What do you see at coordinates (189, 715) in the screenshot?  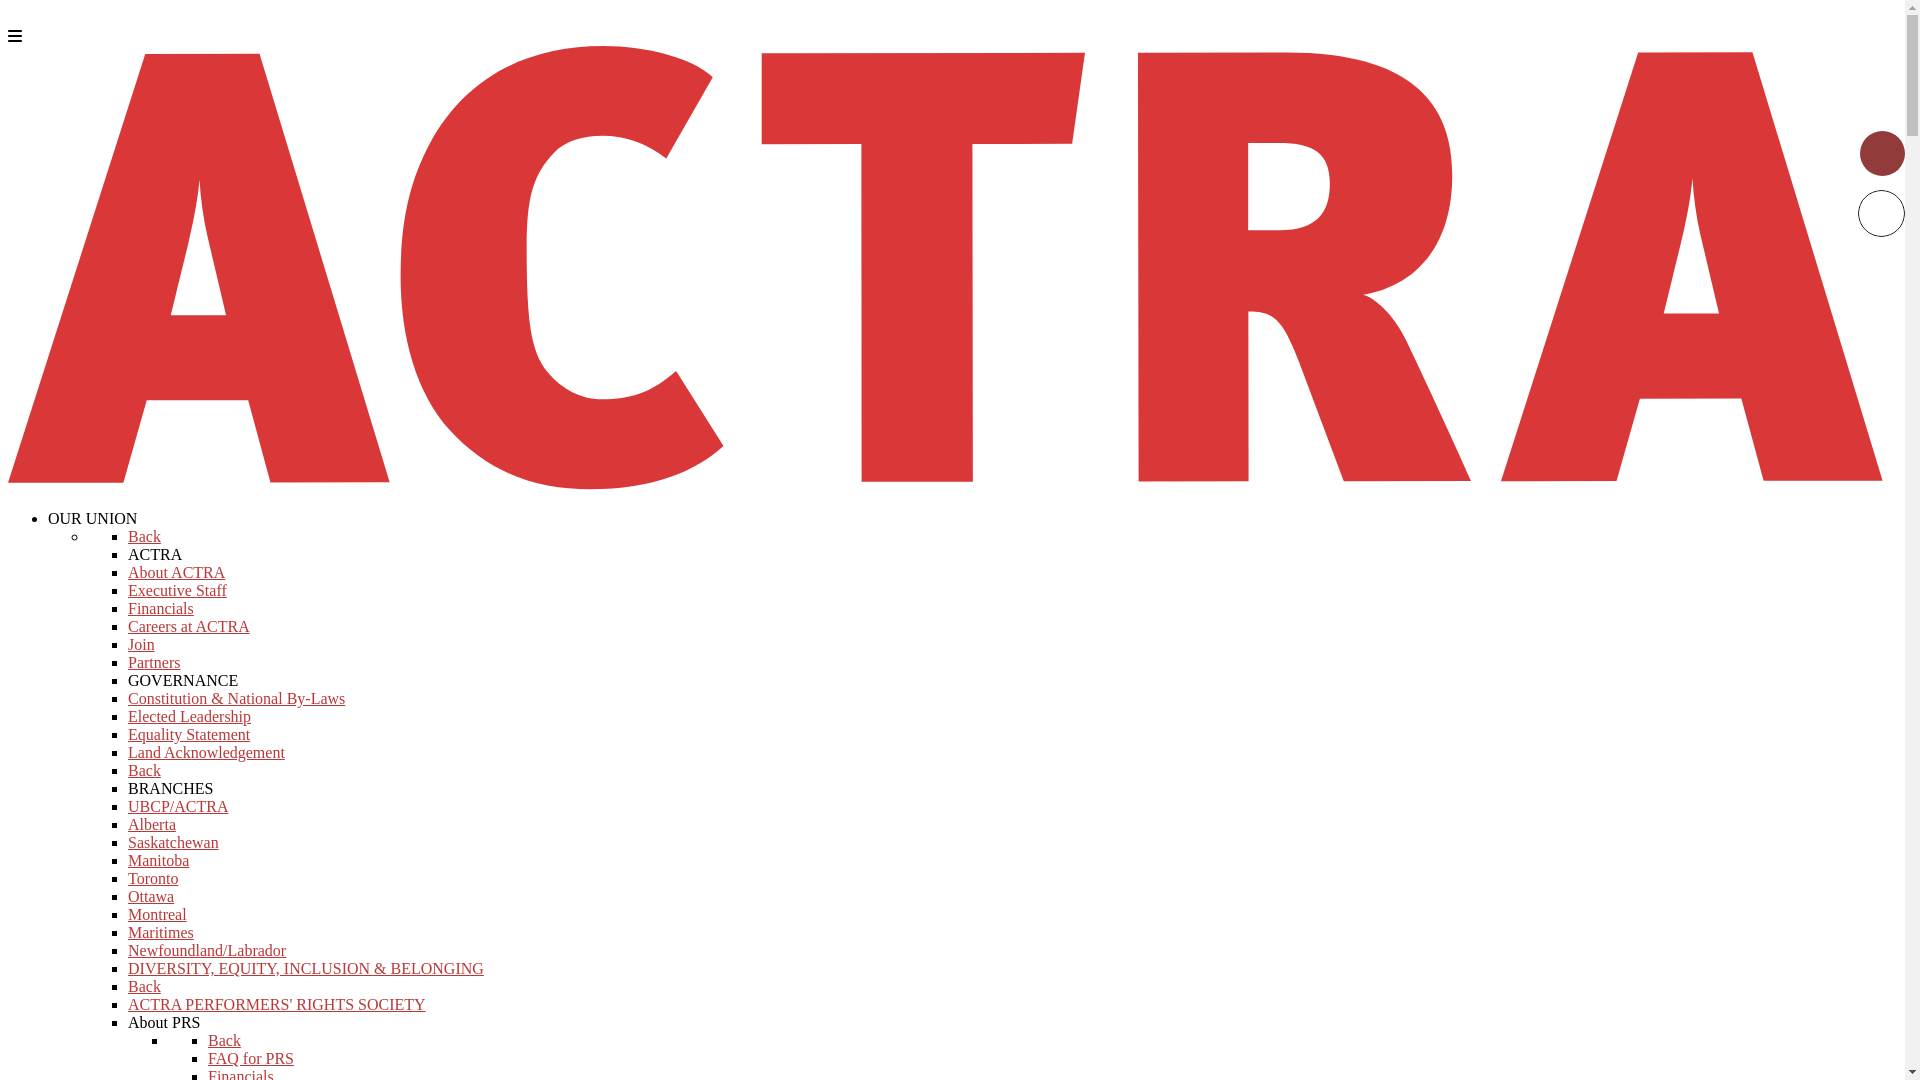 I see `'Elected Leadership'` at bounding box center [189, 715].